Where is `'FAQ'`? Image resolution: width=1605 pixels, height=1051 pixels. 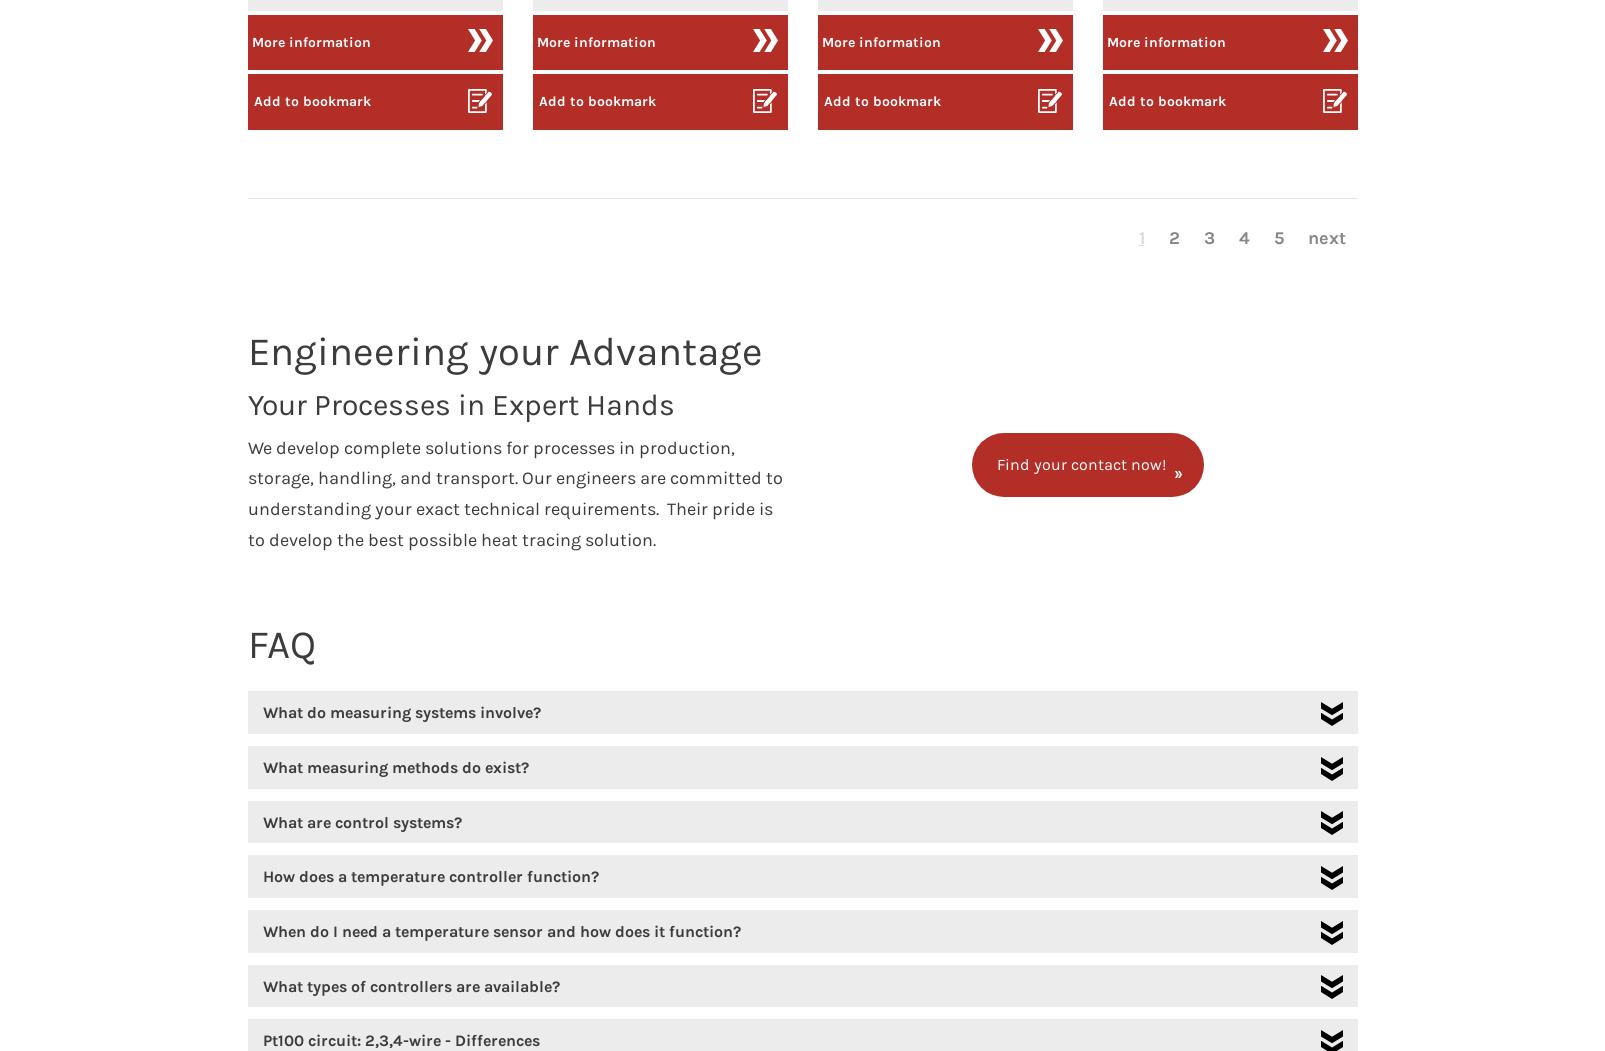 'FAQ' is located at coordinates (281, 643).